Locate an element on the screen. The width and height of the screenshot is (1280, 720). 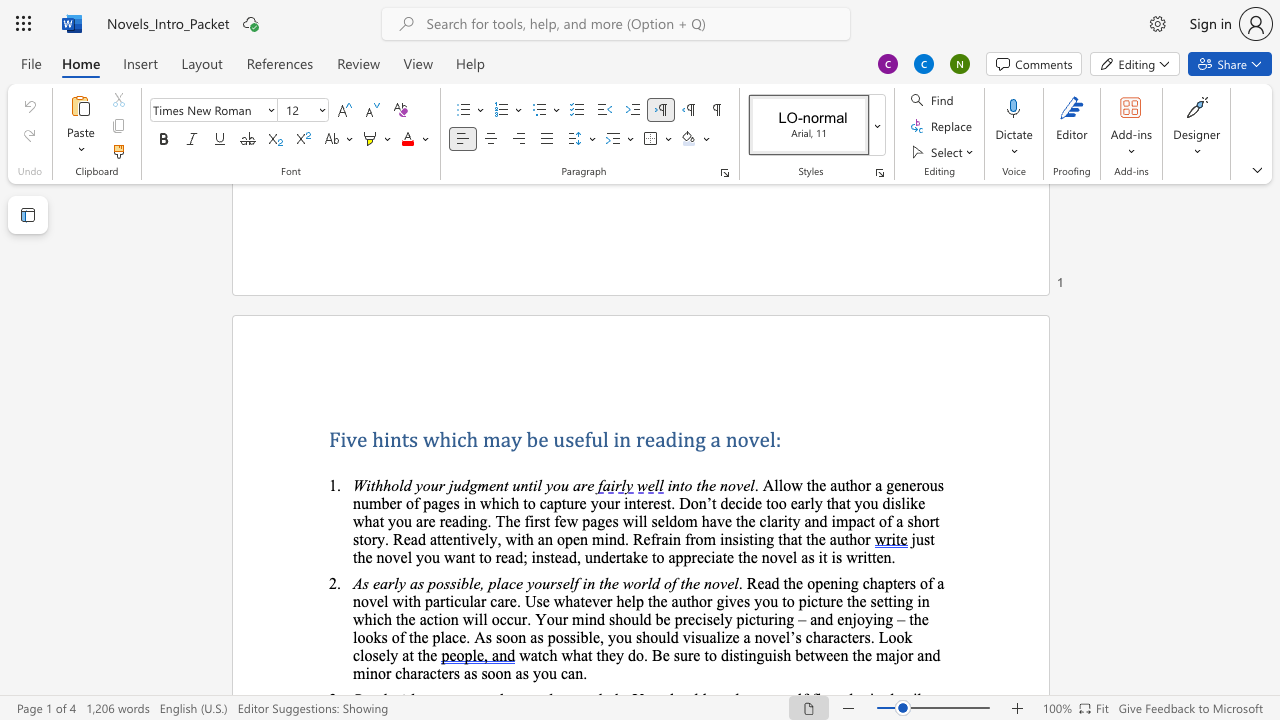
the 2th character "." in the text is located at coordinates (673, 502).